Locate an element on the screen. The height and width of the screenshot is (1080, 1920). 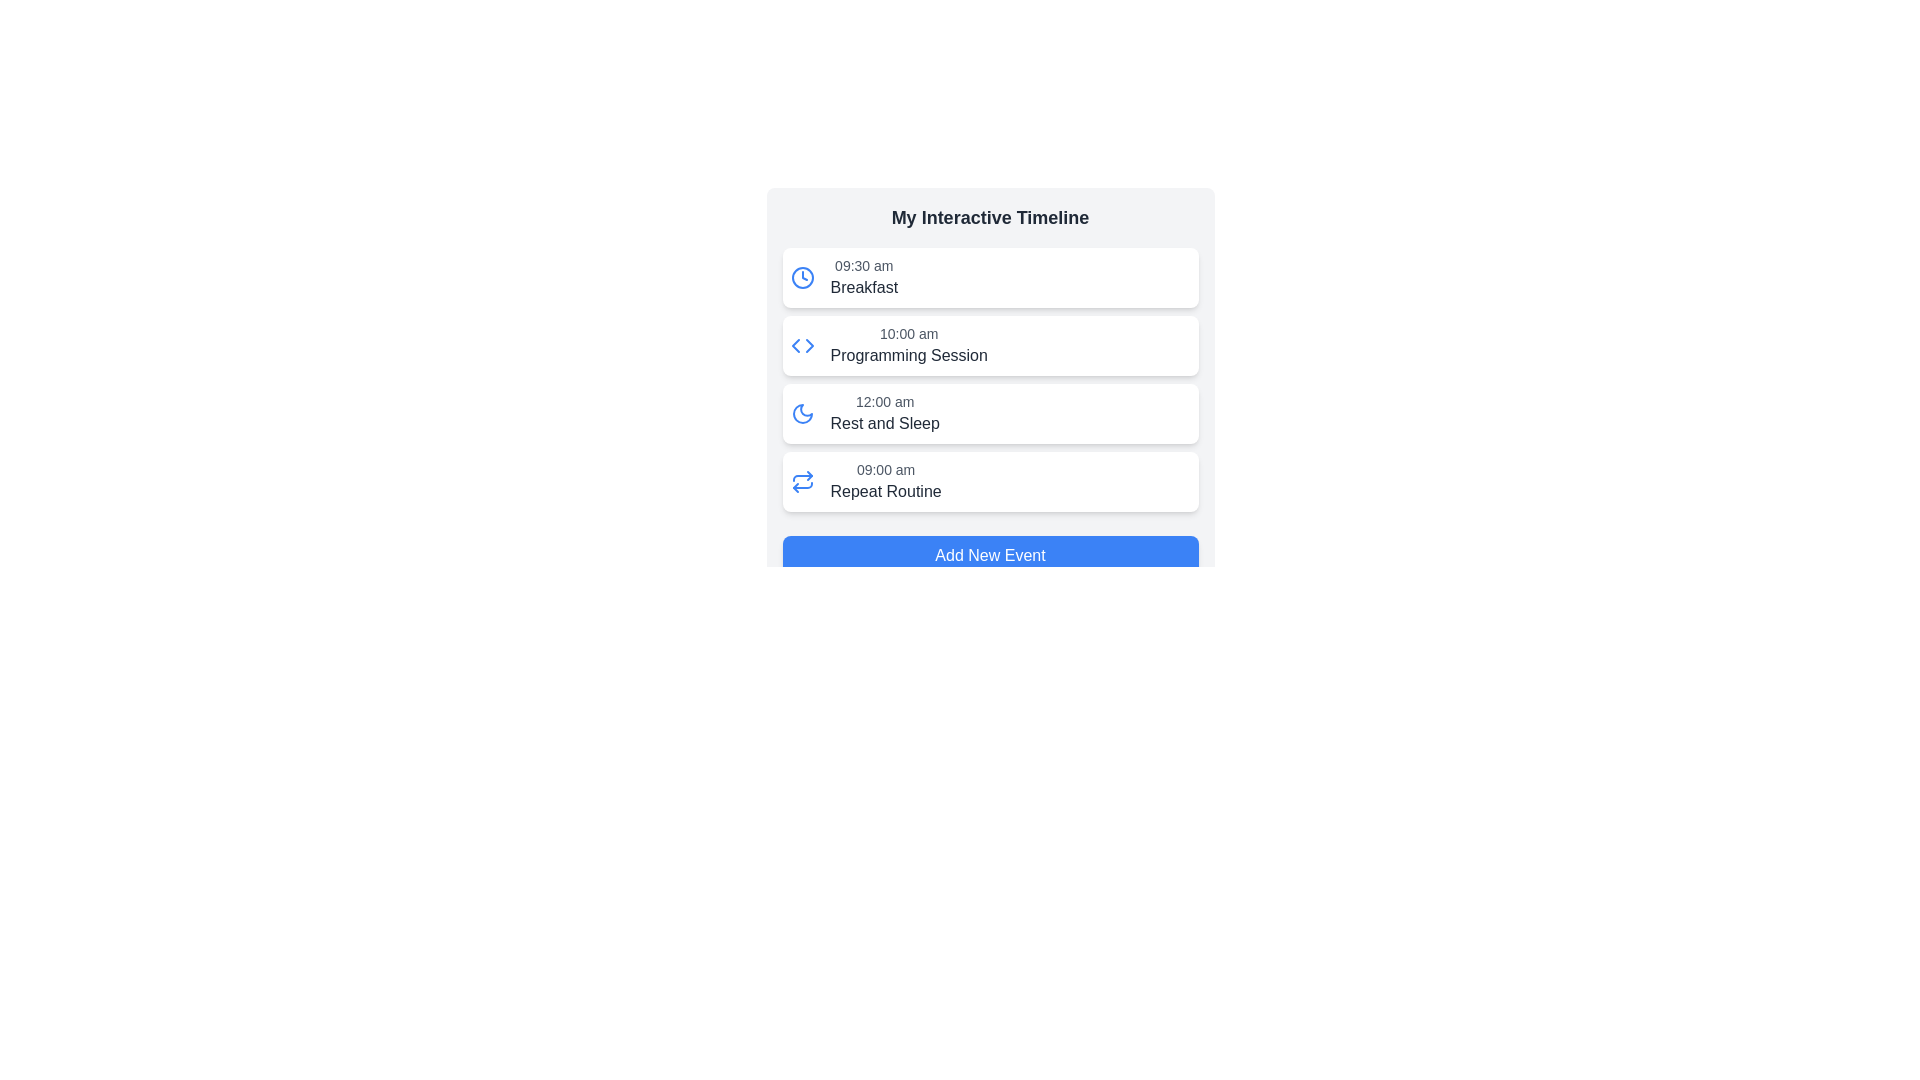
the static text label displaying 'Programming Session', which is located below '10:00 am' in the event list timeline is located at coordinates (908, 354).